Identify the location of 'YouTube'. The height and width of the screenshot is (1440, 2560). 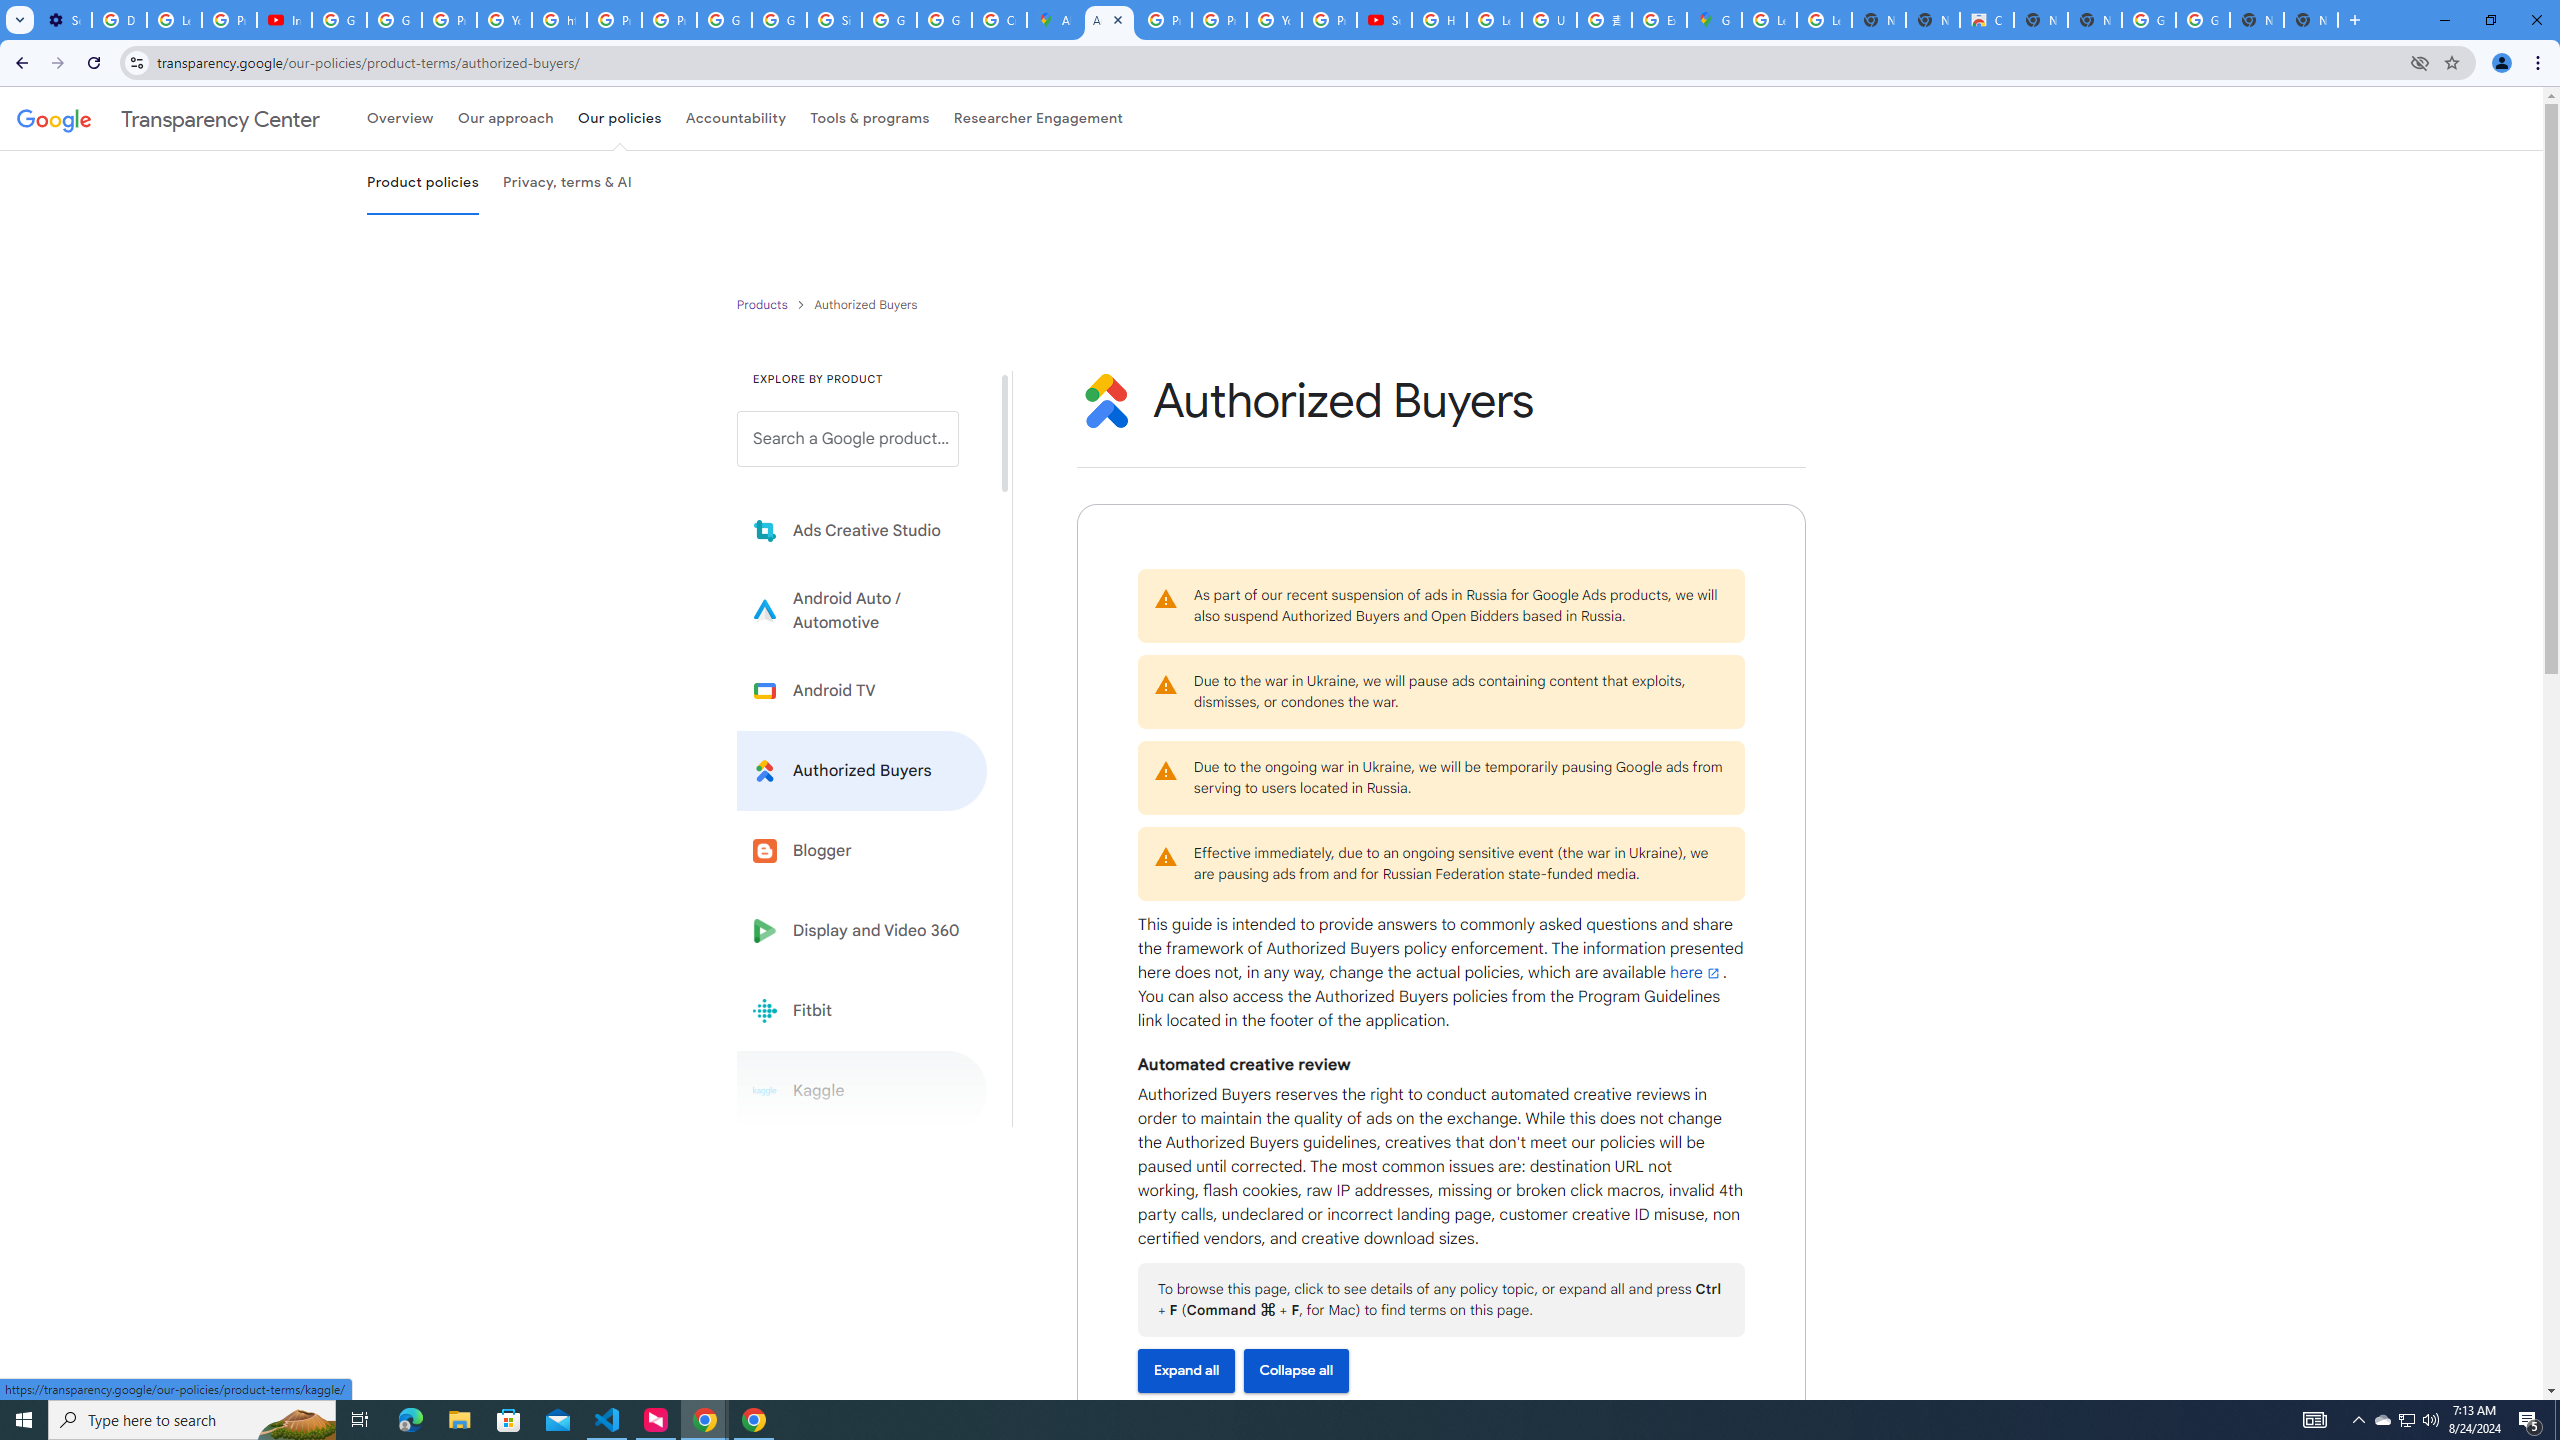
(1273, 19).